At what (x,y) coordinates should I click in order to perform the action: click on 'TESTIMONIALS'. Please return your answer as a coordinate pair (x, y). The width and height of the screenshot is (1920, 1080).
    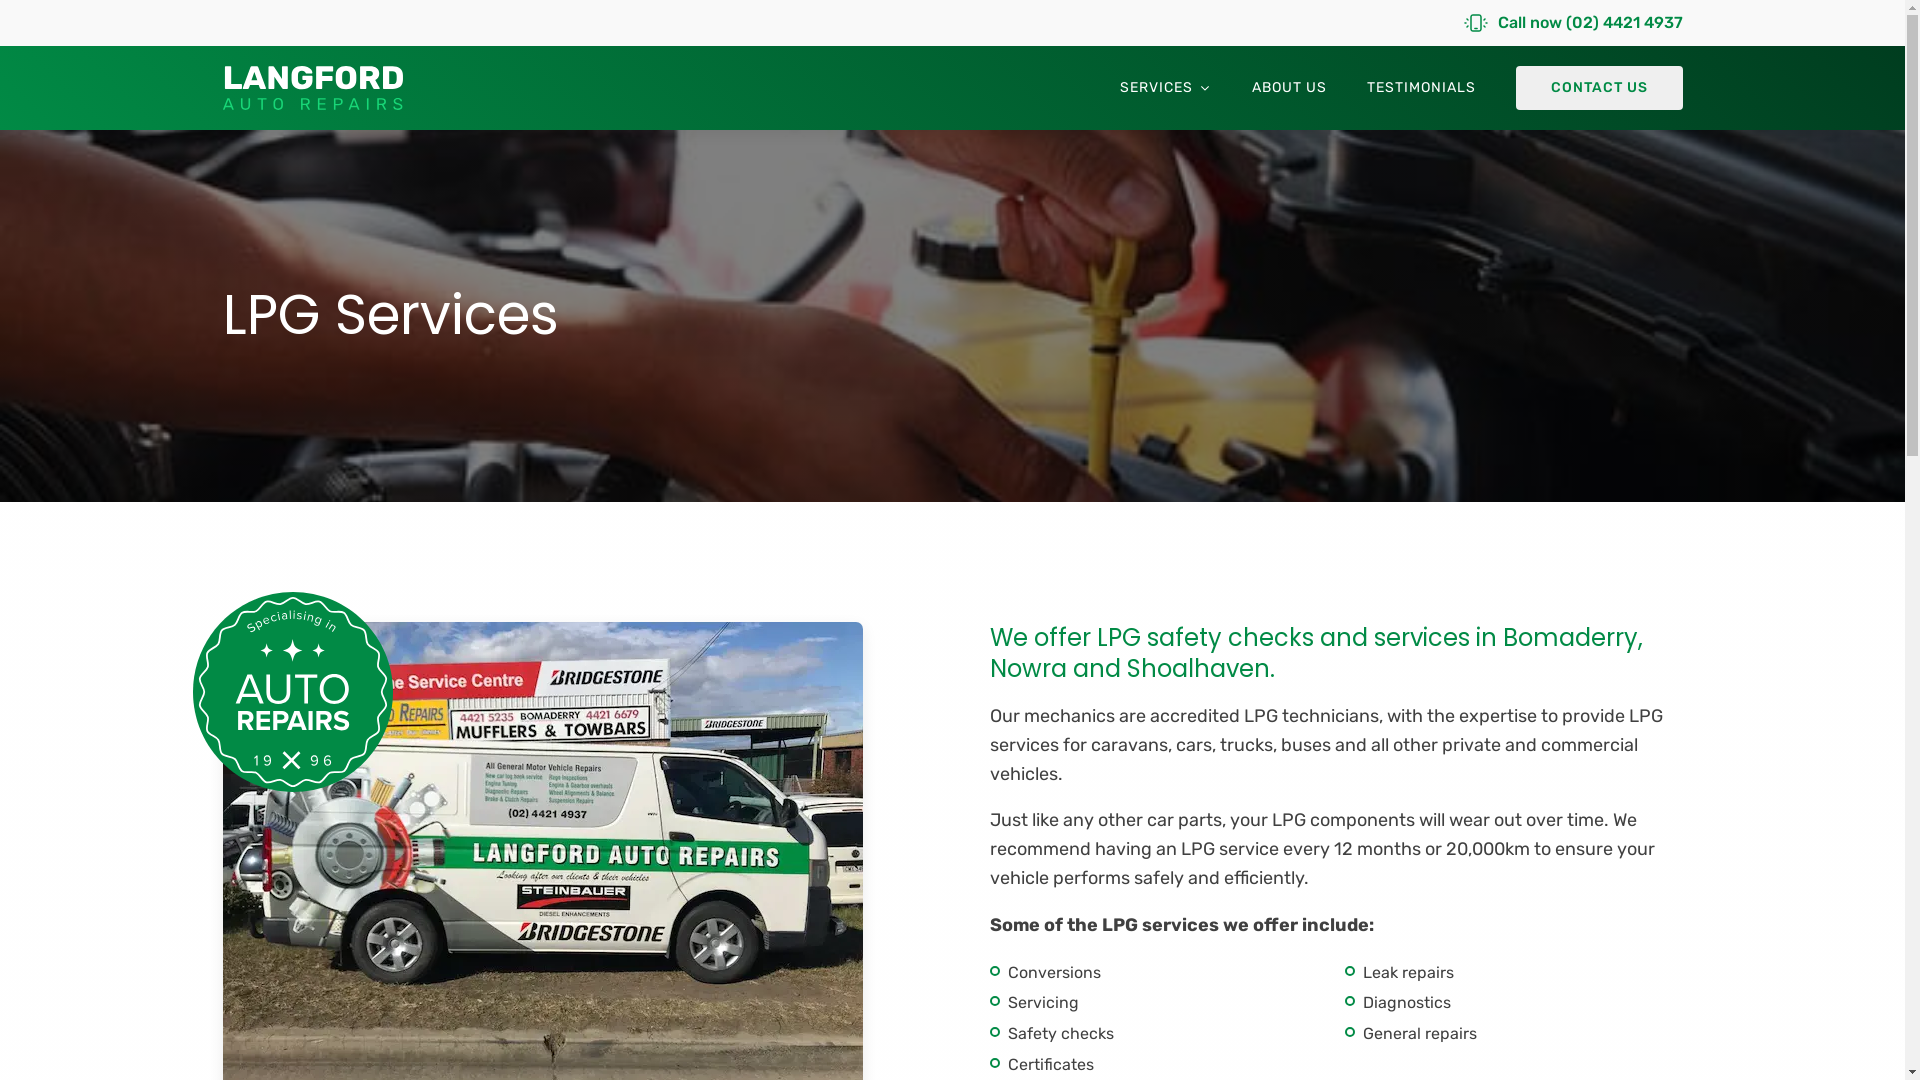
    Looking at the image, I should click on (1419, 87).